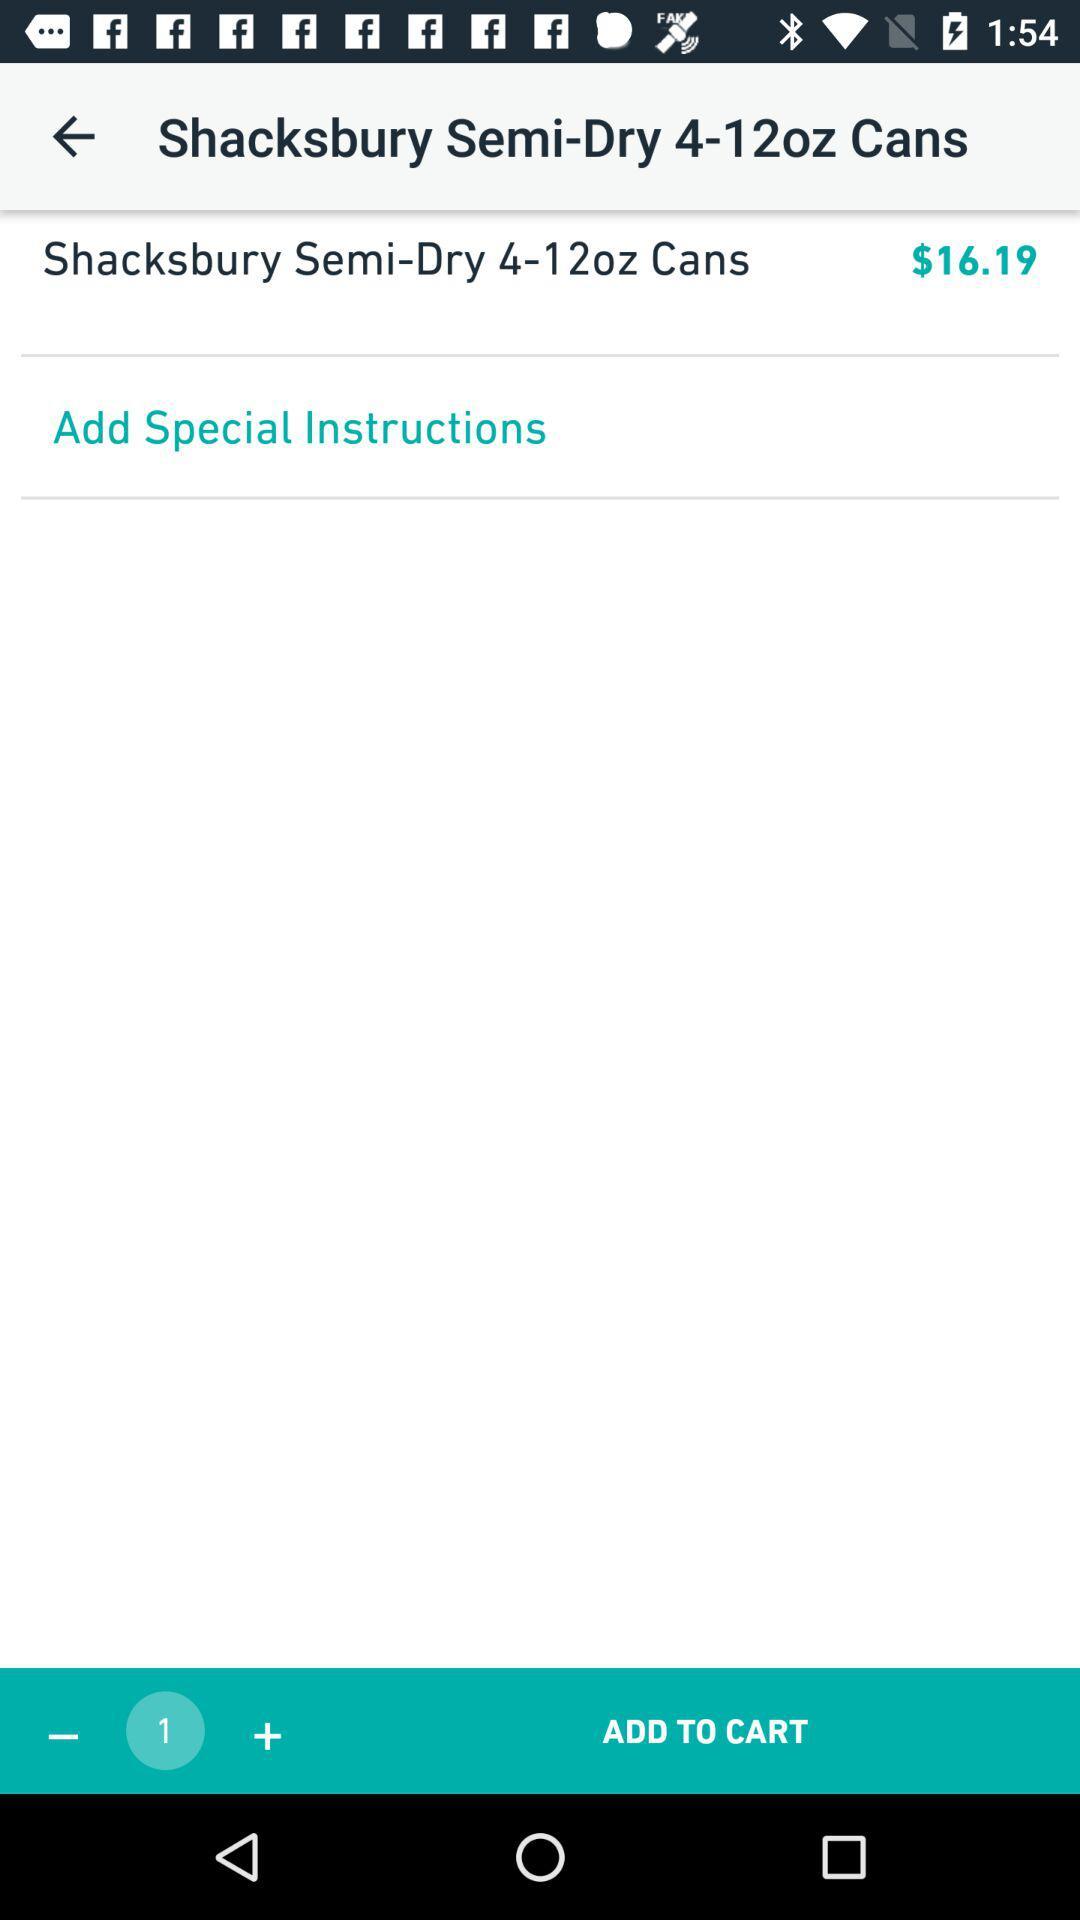 The width and height of the screenshot is (1080, 1920). What do you see at coordinates (61, 1730) in the screenshot?
I see `the icon next to 1 icon` at bounding box center [61, 1730].